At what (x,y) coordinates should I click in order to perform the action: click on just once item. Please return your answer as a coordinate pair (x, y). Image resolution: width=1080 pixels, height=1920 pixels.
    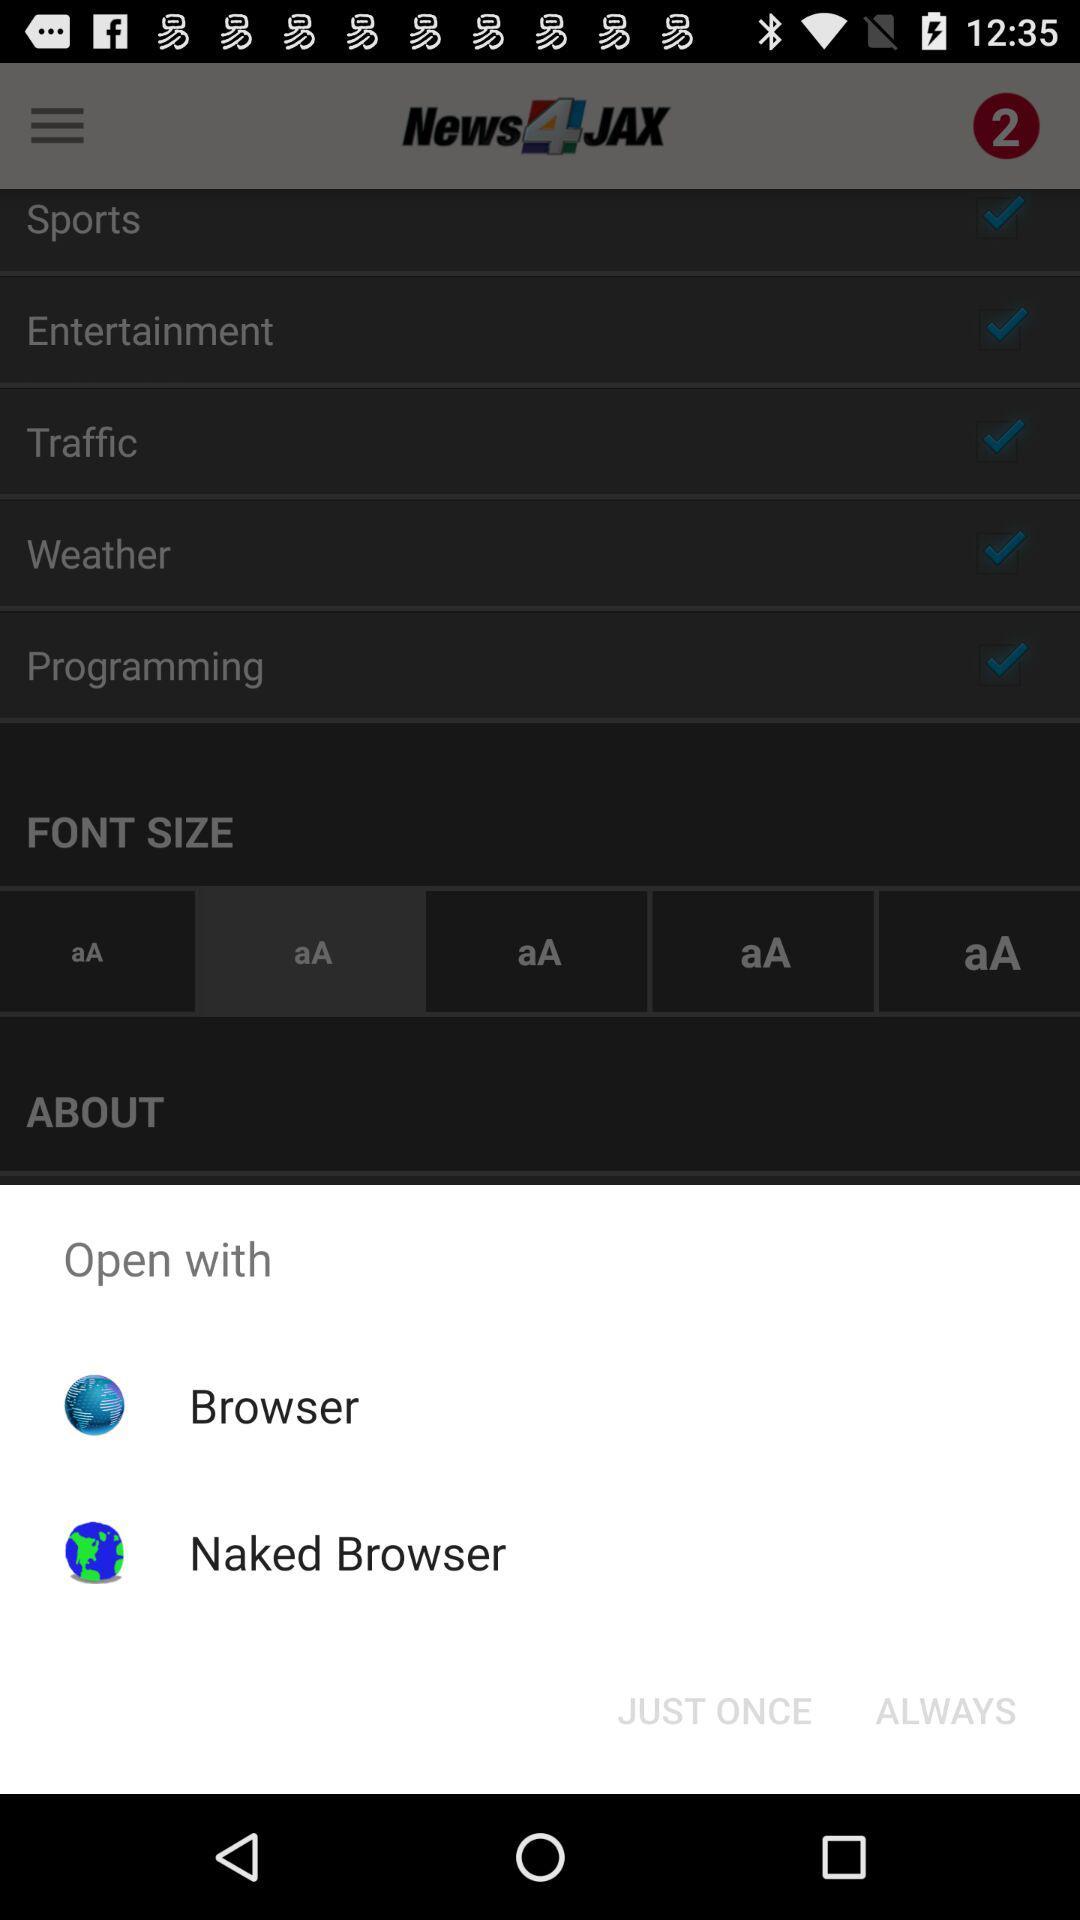
    Looking at the image, I should click on (713, 1708).